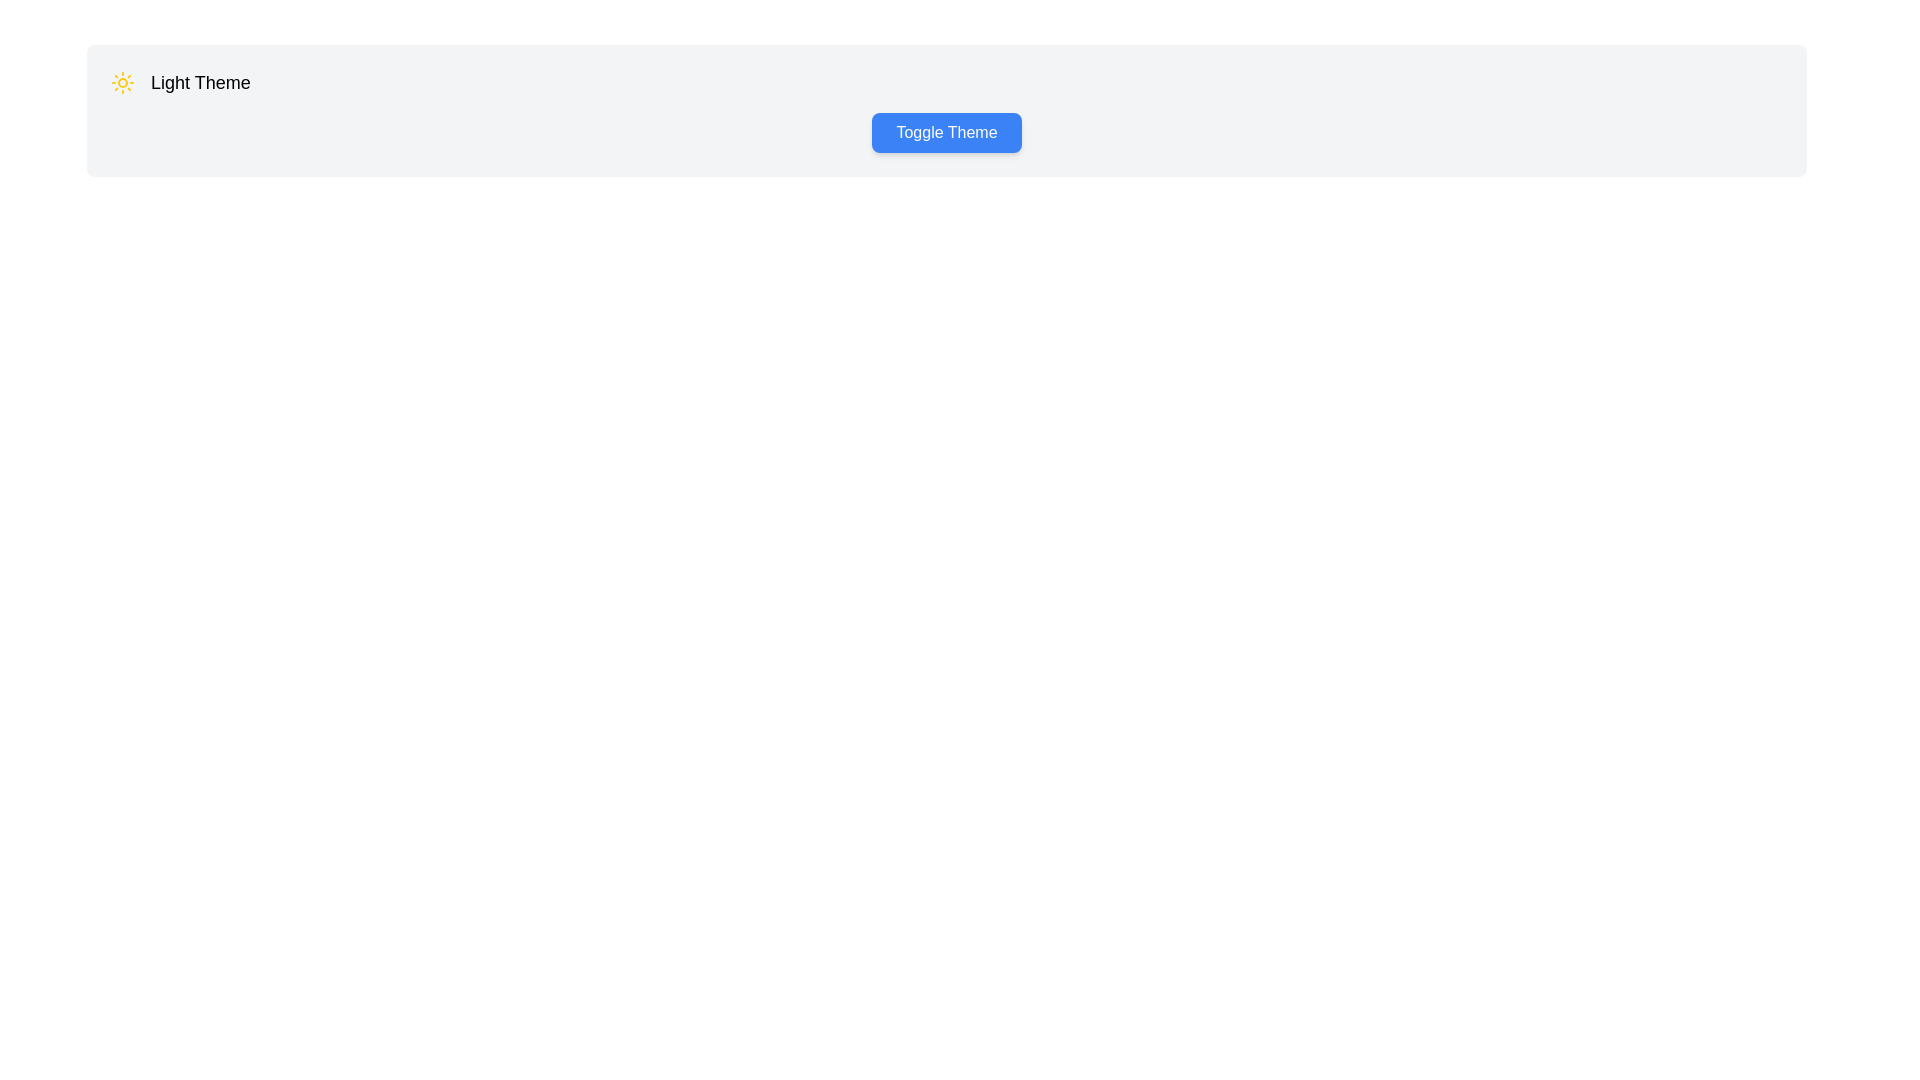 This screenshot has width=1920, height=1080. Describe the element at coordinates (945, 132) in the screenshot. I see `the 'Toggle Theme' button to toggle the theme` at that location.